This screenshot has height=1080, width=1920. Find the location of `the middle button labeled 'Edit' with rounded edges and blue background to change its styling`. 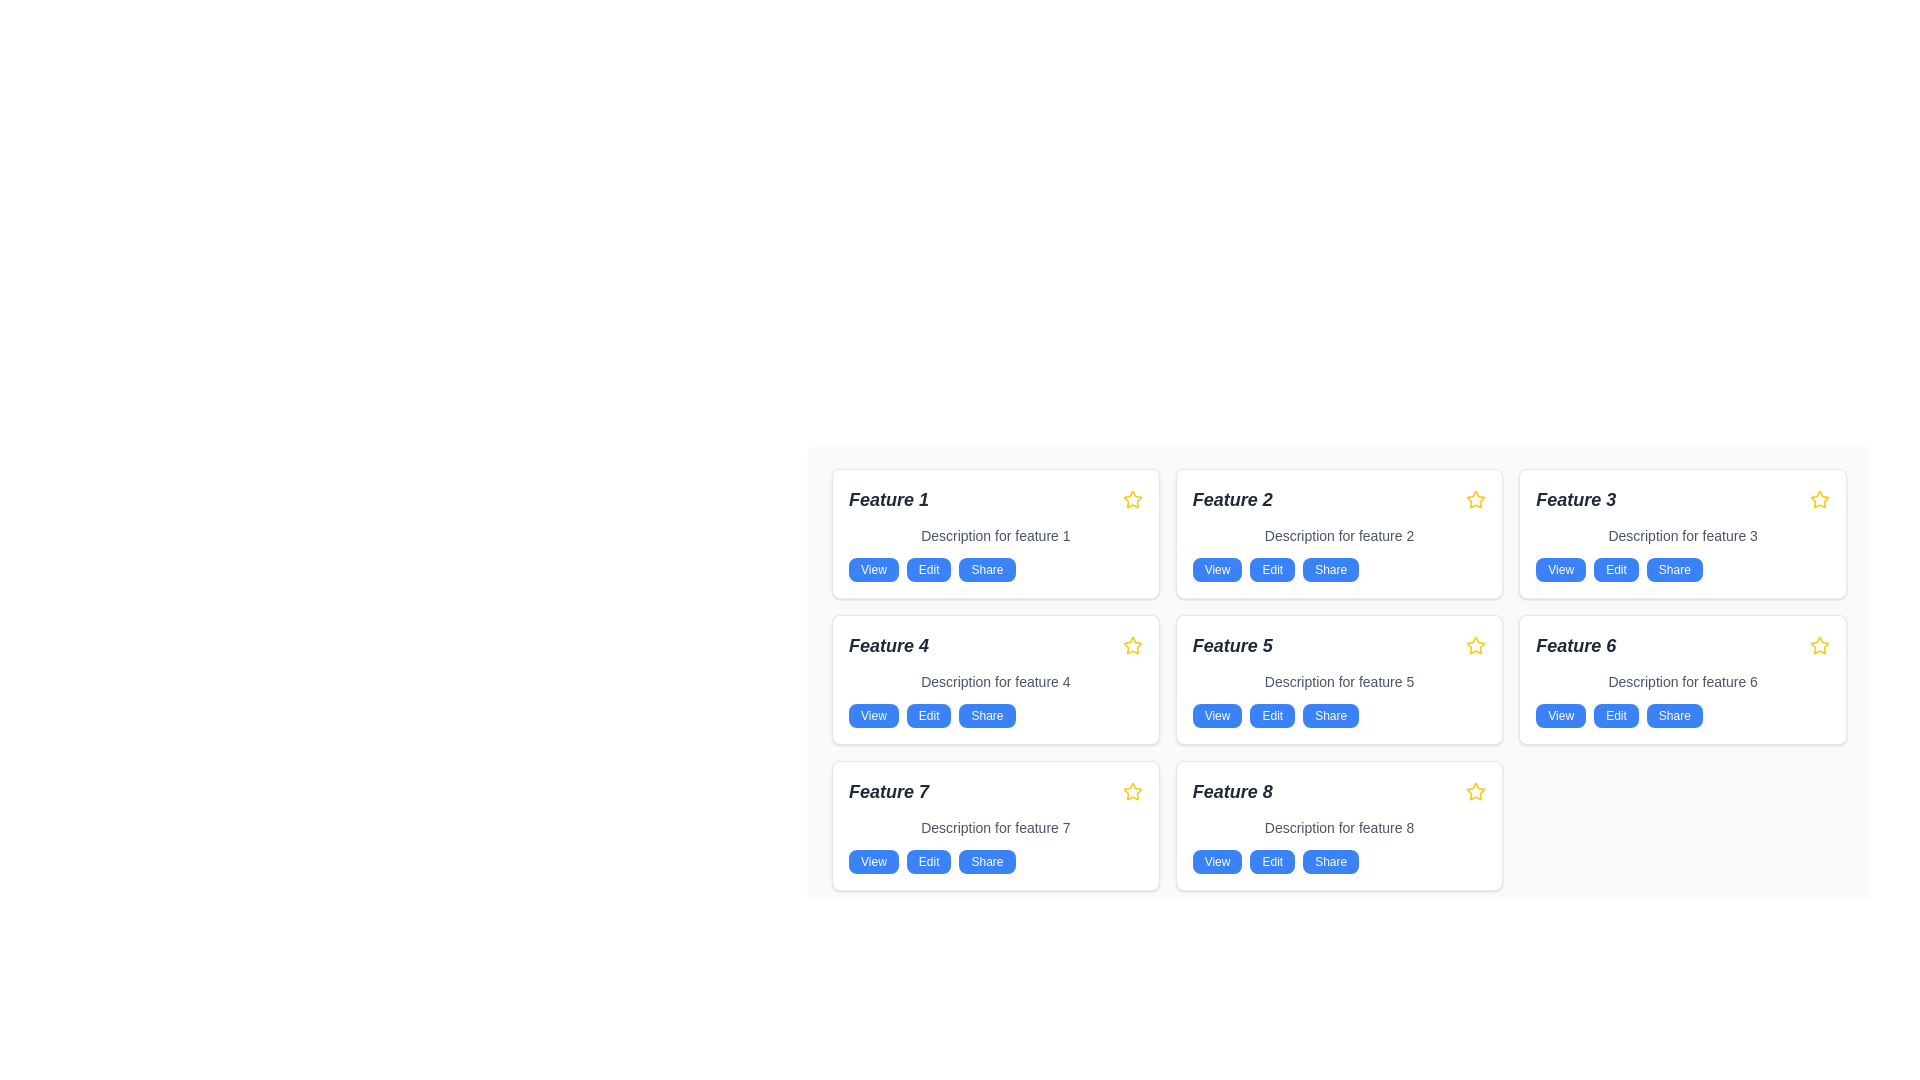

the middle button labeled 'Edit' with rounded edges and blue background to change its styling is located at coordinates (1271, 715).